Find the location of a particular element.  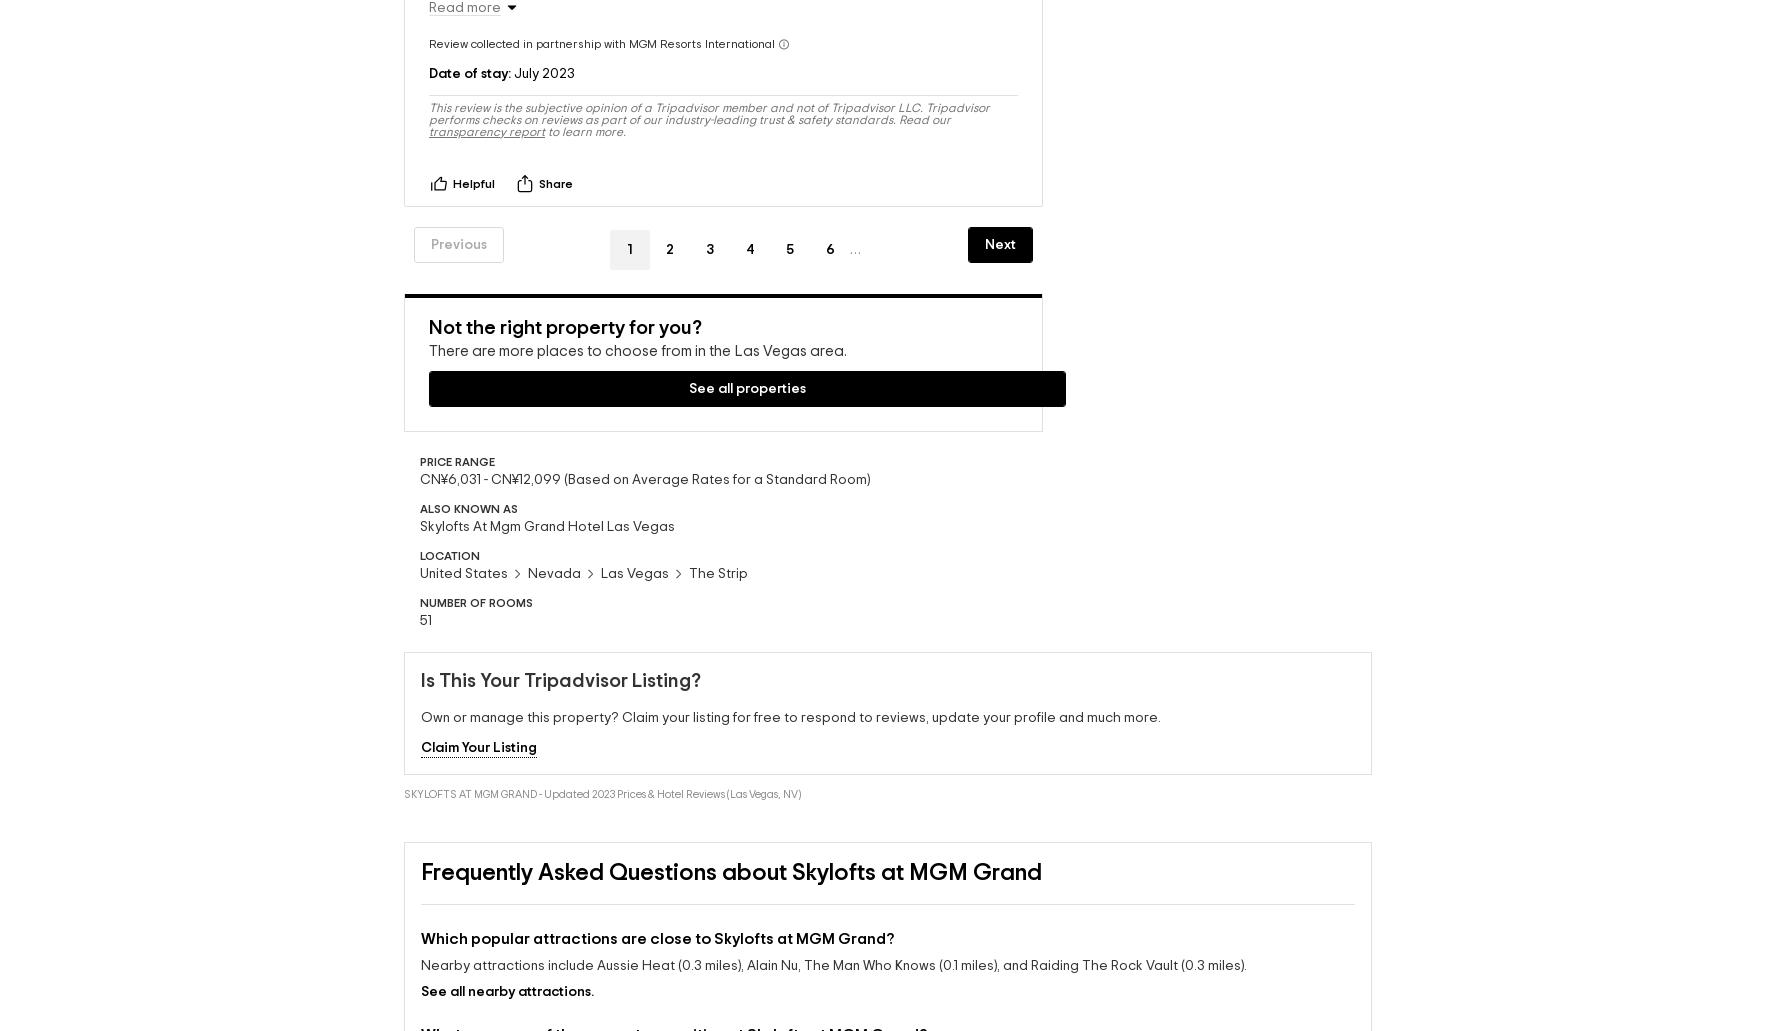

'Previous' is located at coordinates (457, 211).